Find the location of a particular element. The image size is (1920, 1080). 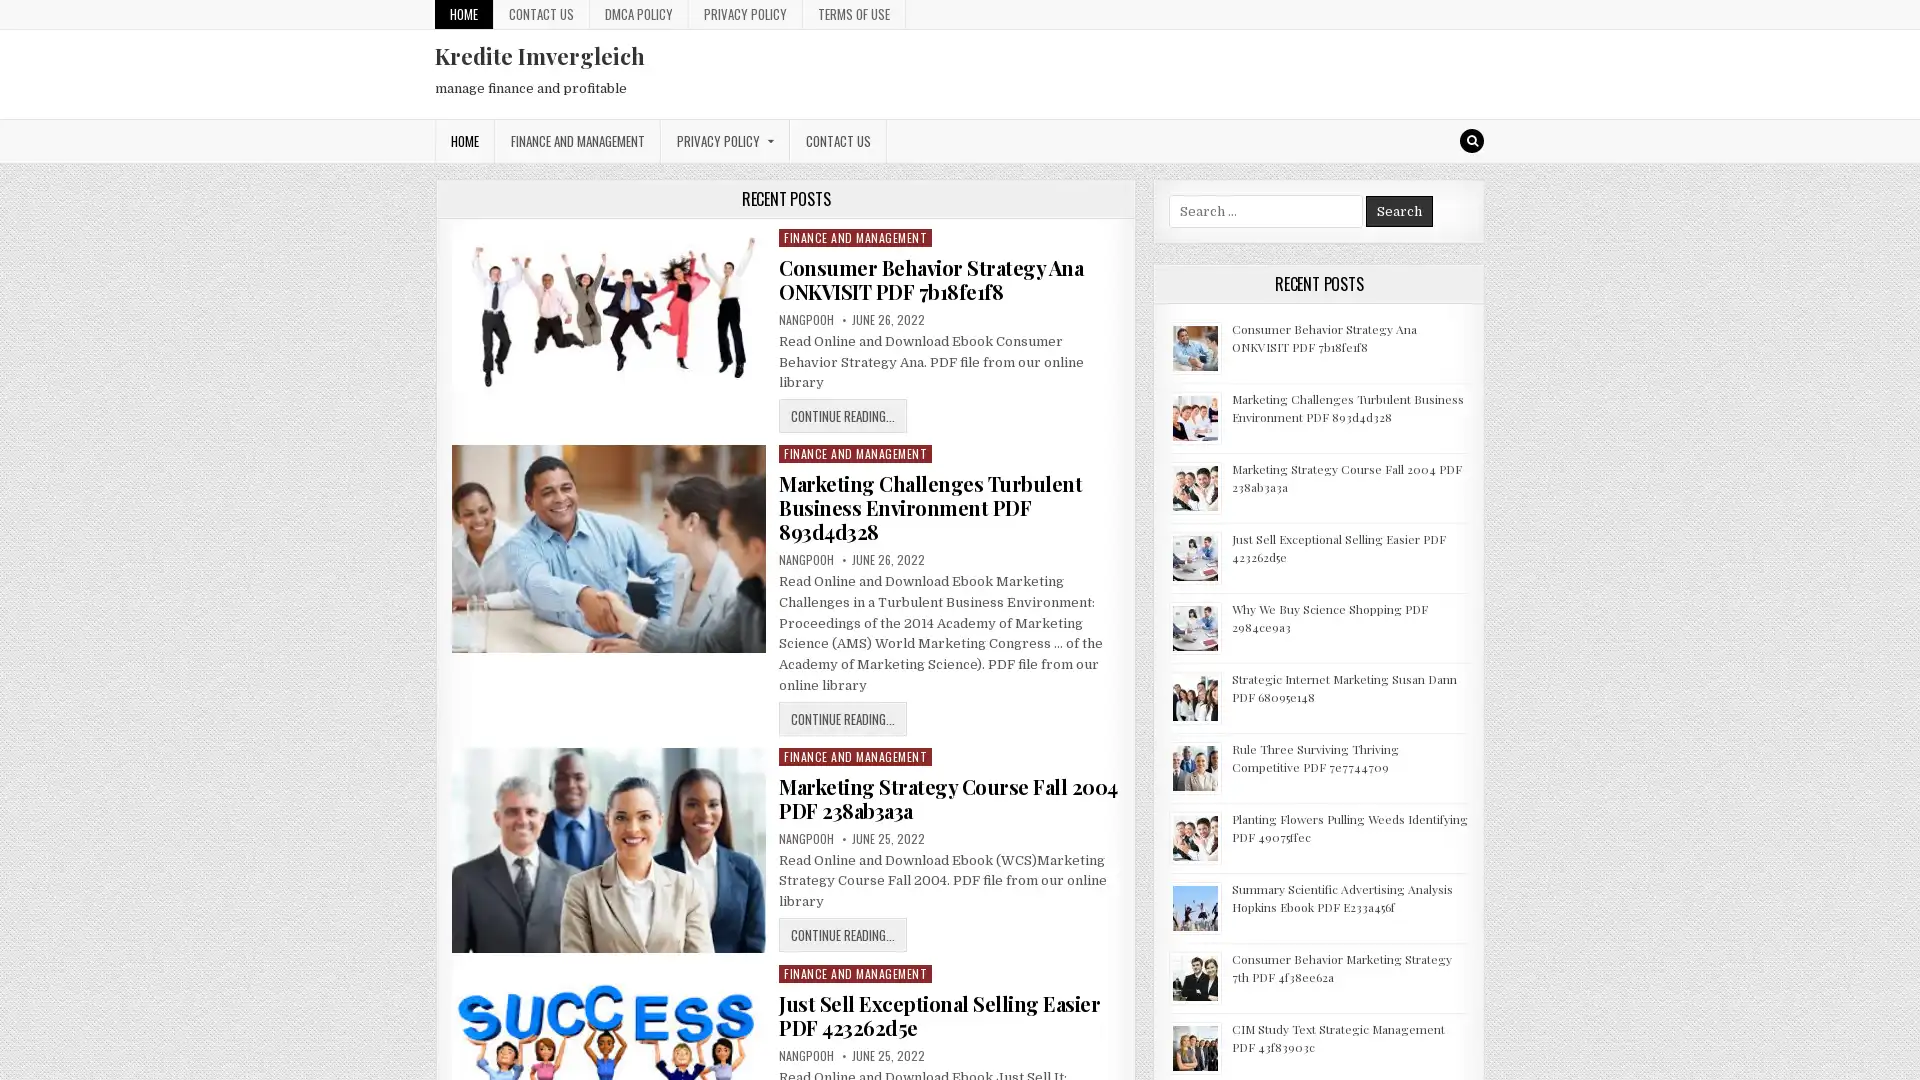

Search is located at coordinates (1398, 211).